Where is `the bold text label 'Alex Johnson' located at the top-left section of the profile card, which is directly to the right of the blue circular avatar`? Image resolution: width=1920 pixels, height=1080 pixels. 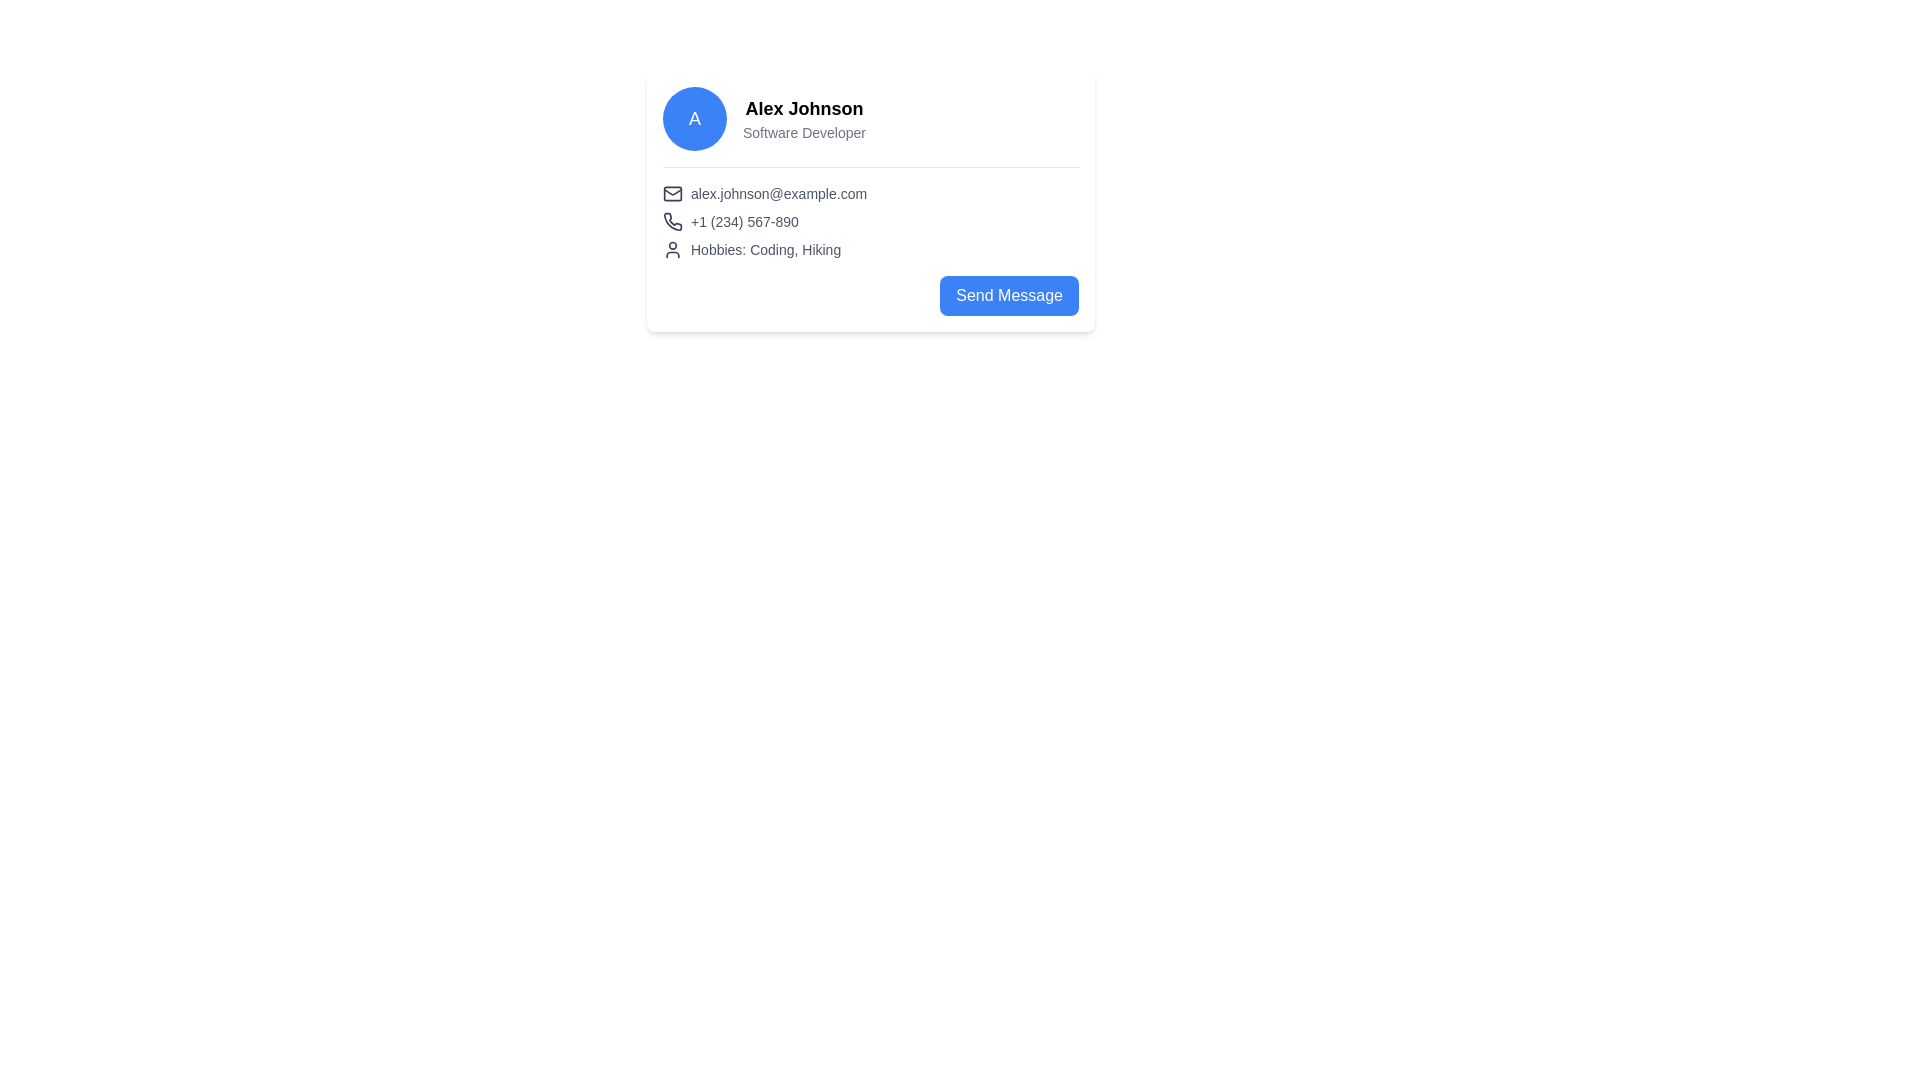
the bold text label 'Alex Johnson' located at the top-left section of the profile card, which is directly to the right of the blue circular avatar is located at coordinates (804, 108).